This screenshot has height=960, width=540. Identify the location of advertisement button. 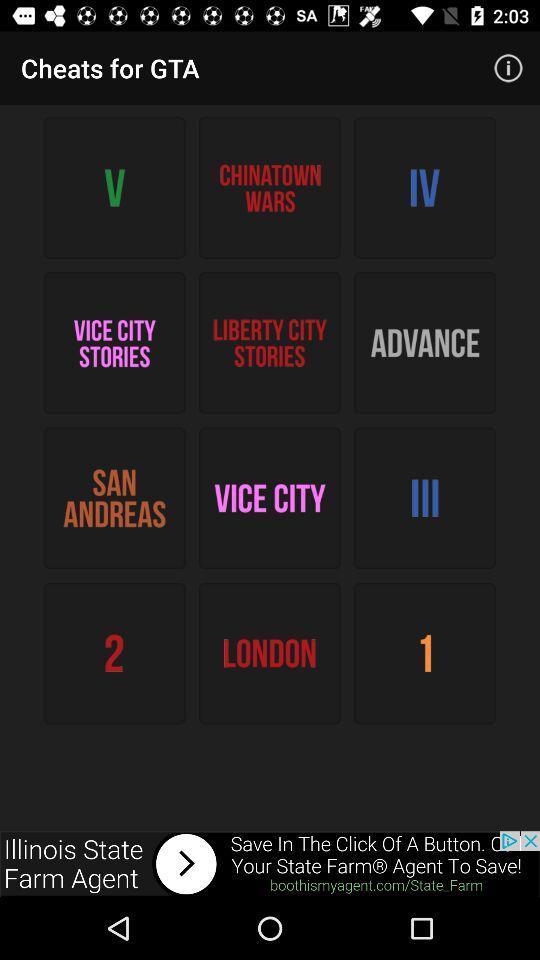
(270, 863).